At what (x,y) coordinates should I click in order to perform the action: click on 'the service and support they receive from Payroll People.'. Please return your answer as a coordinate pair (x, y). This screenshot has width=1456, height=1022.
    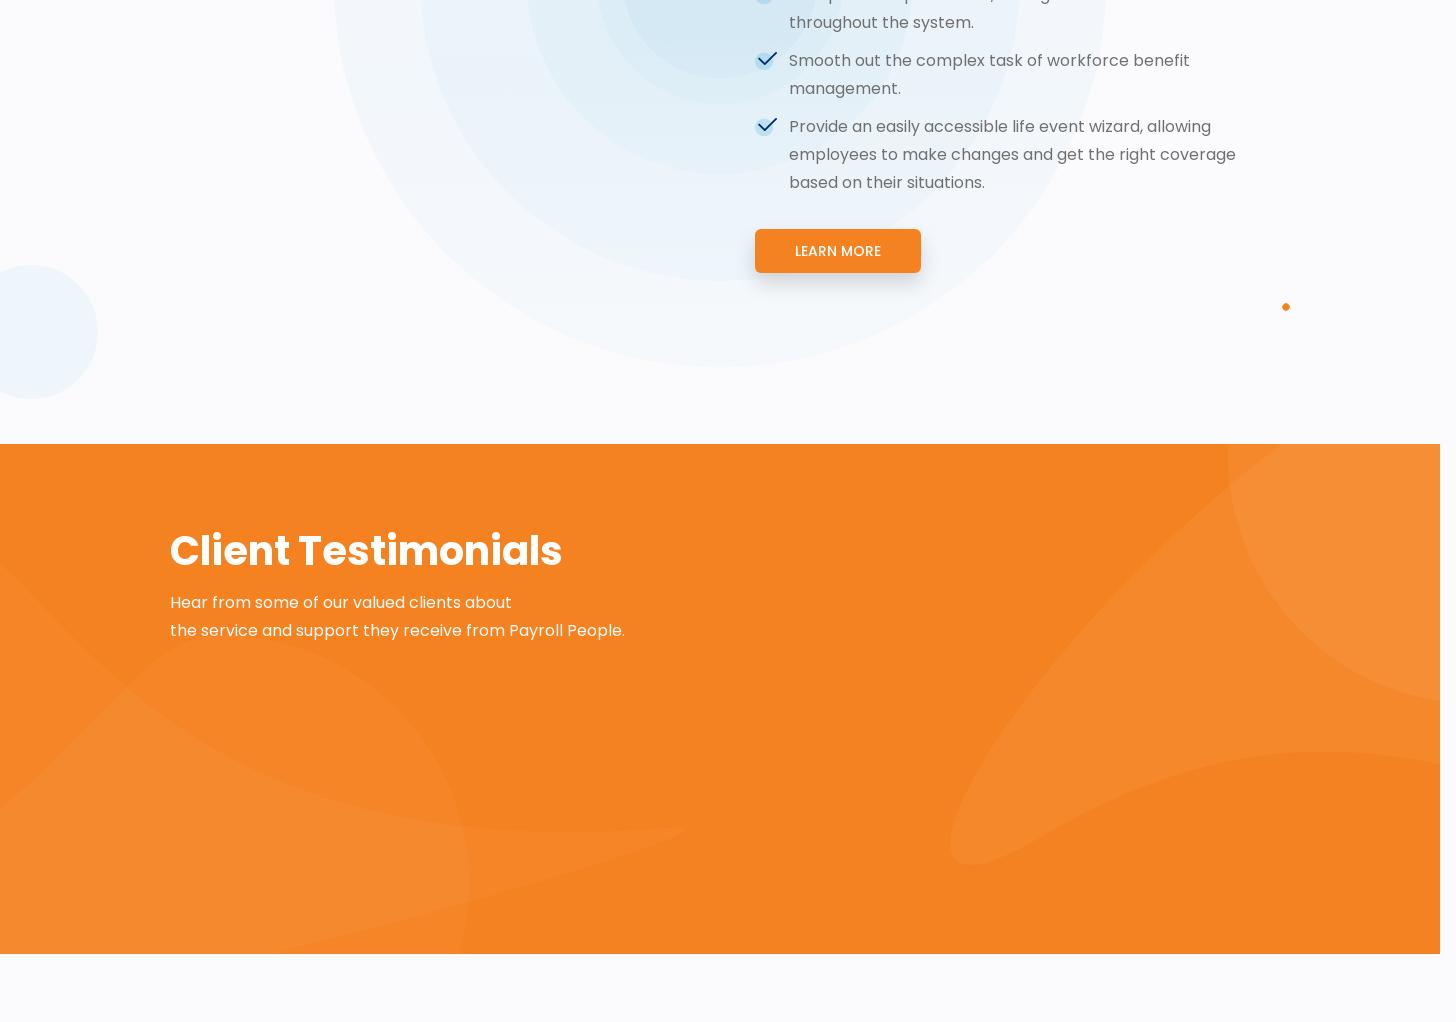
    Looking at the image, I should click on (170, 630).